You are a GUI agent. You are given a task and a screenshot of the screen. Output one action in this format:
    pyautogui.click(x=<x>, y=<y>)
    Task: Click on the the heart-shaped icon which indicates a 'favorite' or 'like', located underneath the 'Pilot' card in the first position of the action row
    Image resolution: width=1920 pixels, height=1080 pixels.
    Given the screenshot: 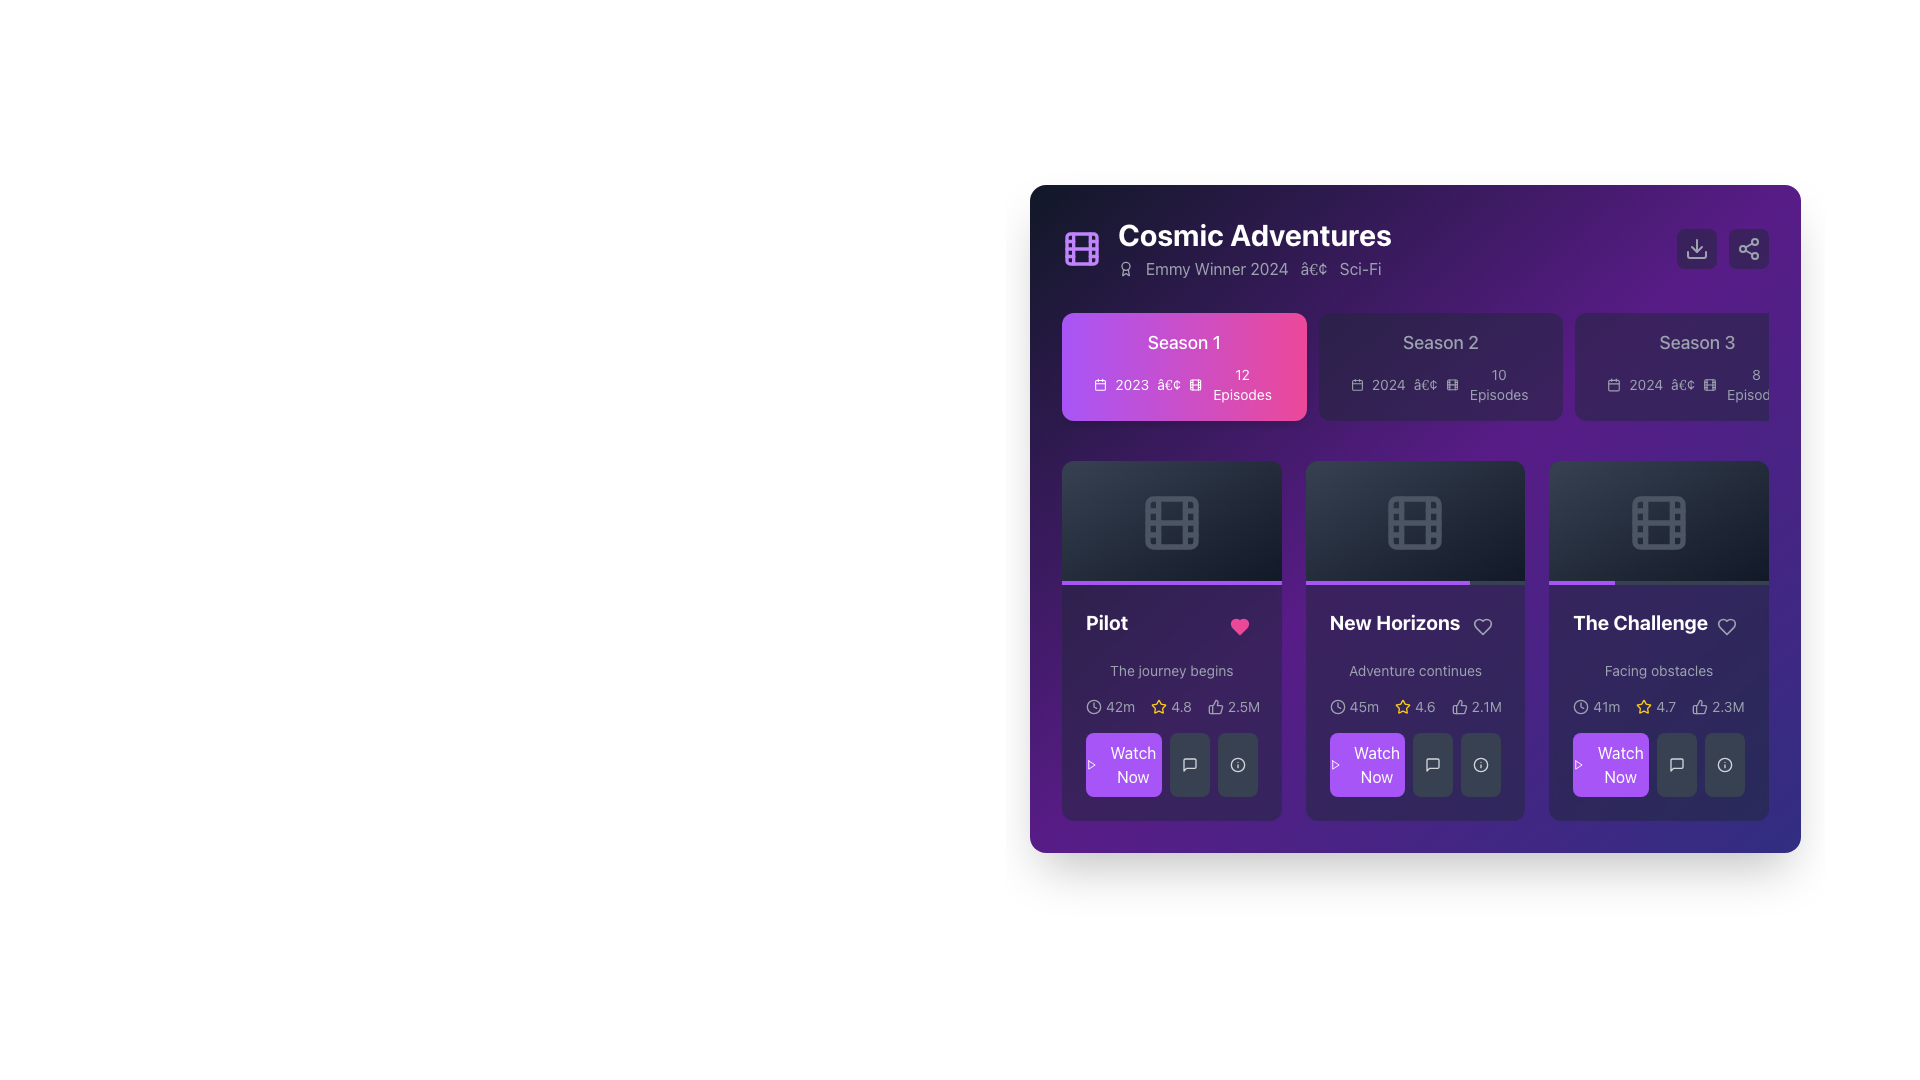 What is the action you would take?
    pyautogui.click(x=1238, y=625)
    